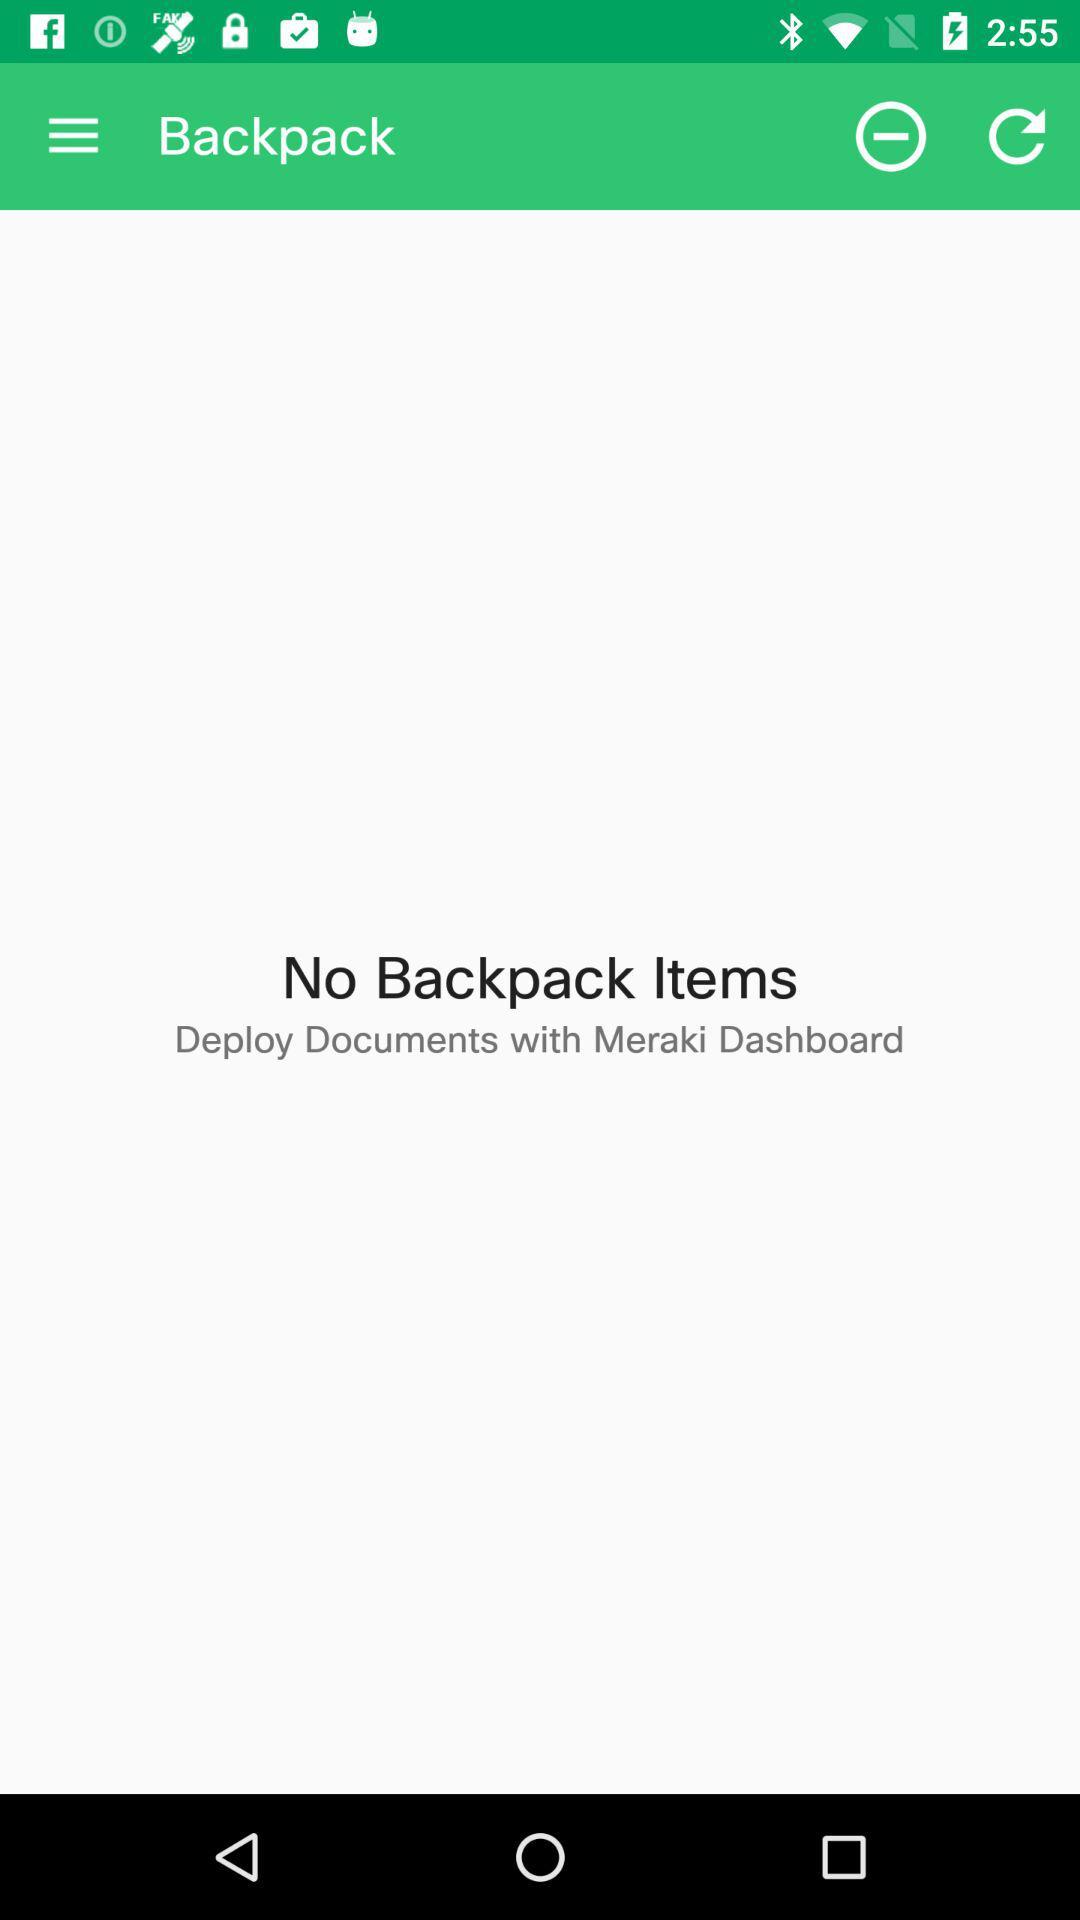  What do you see at coordinates (72, 135) in the screenshot?
I see `icon to the left of backpack item` at bounding box center [72, 135].